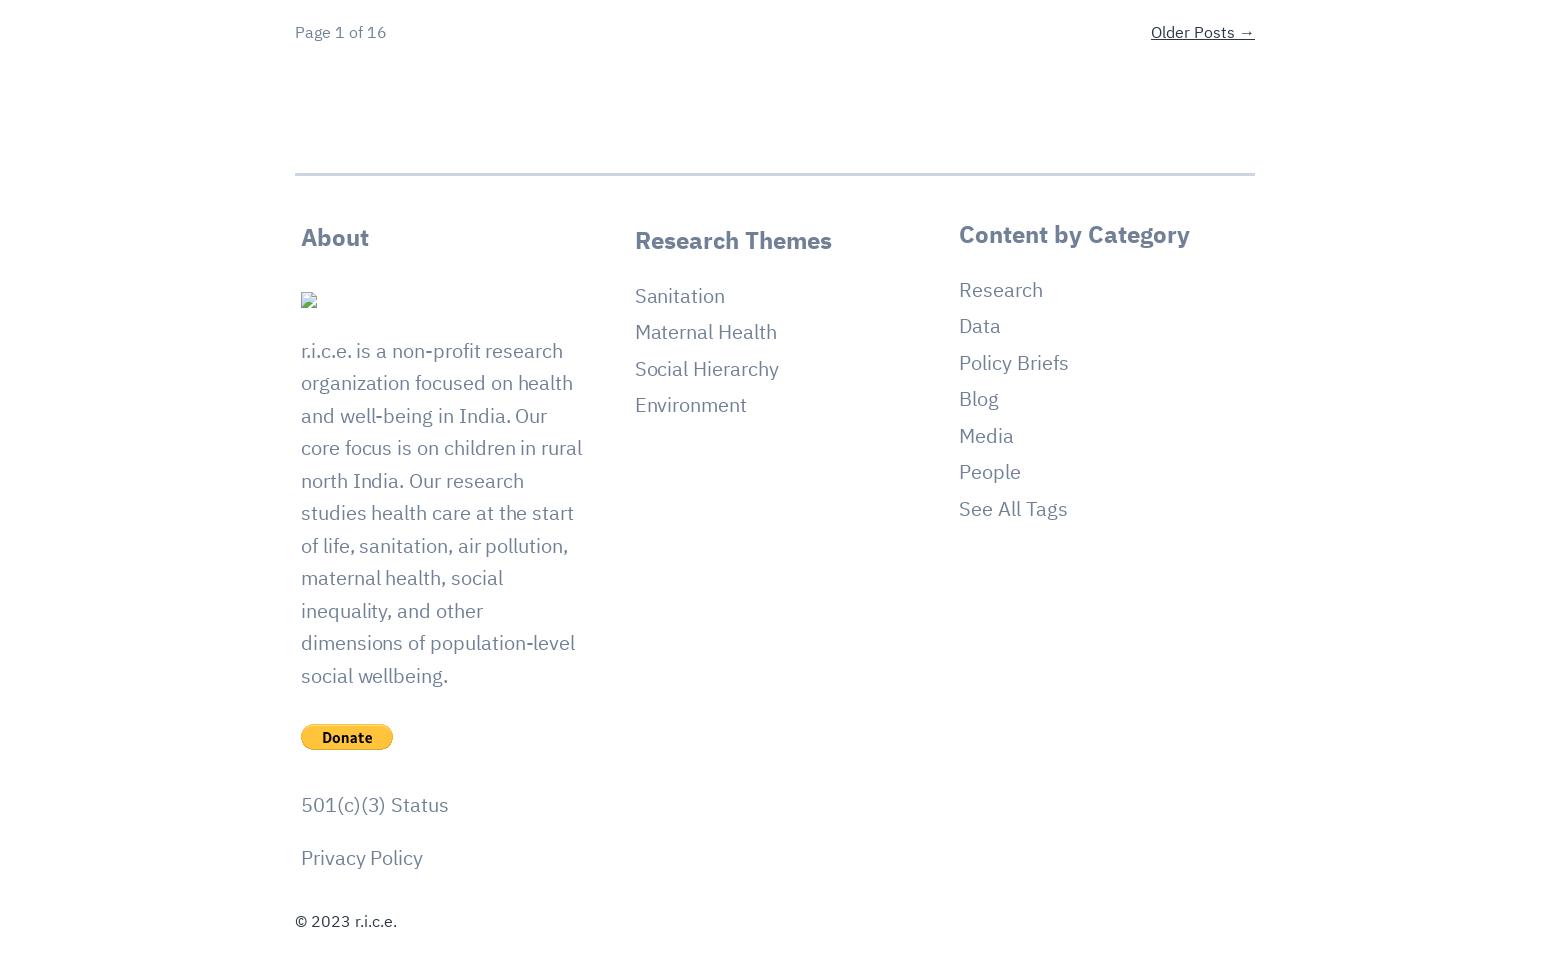 The image size is (1550, 963). Describe the element at coordinates (360, 856) in the screenshot. I see `'Privacy Policy'` at that location.